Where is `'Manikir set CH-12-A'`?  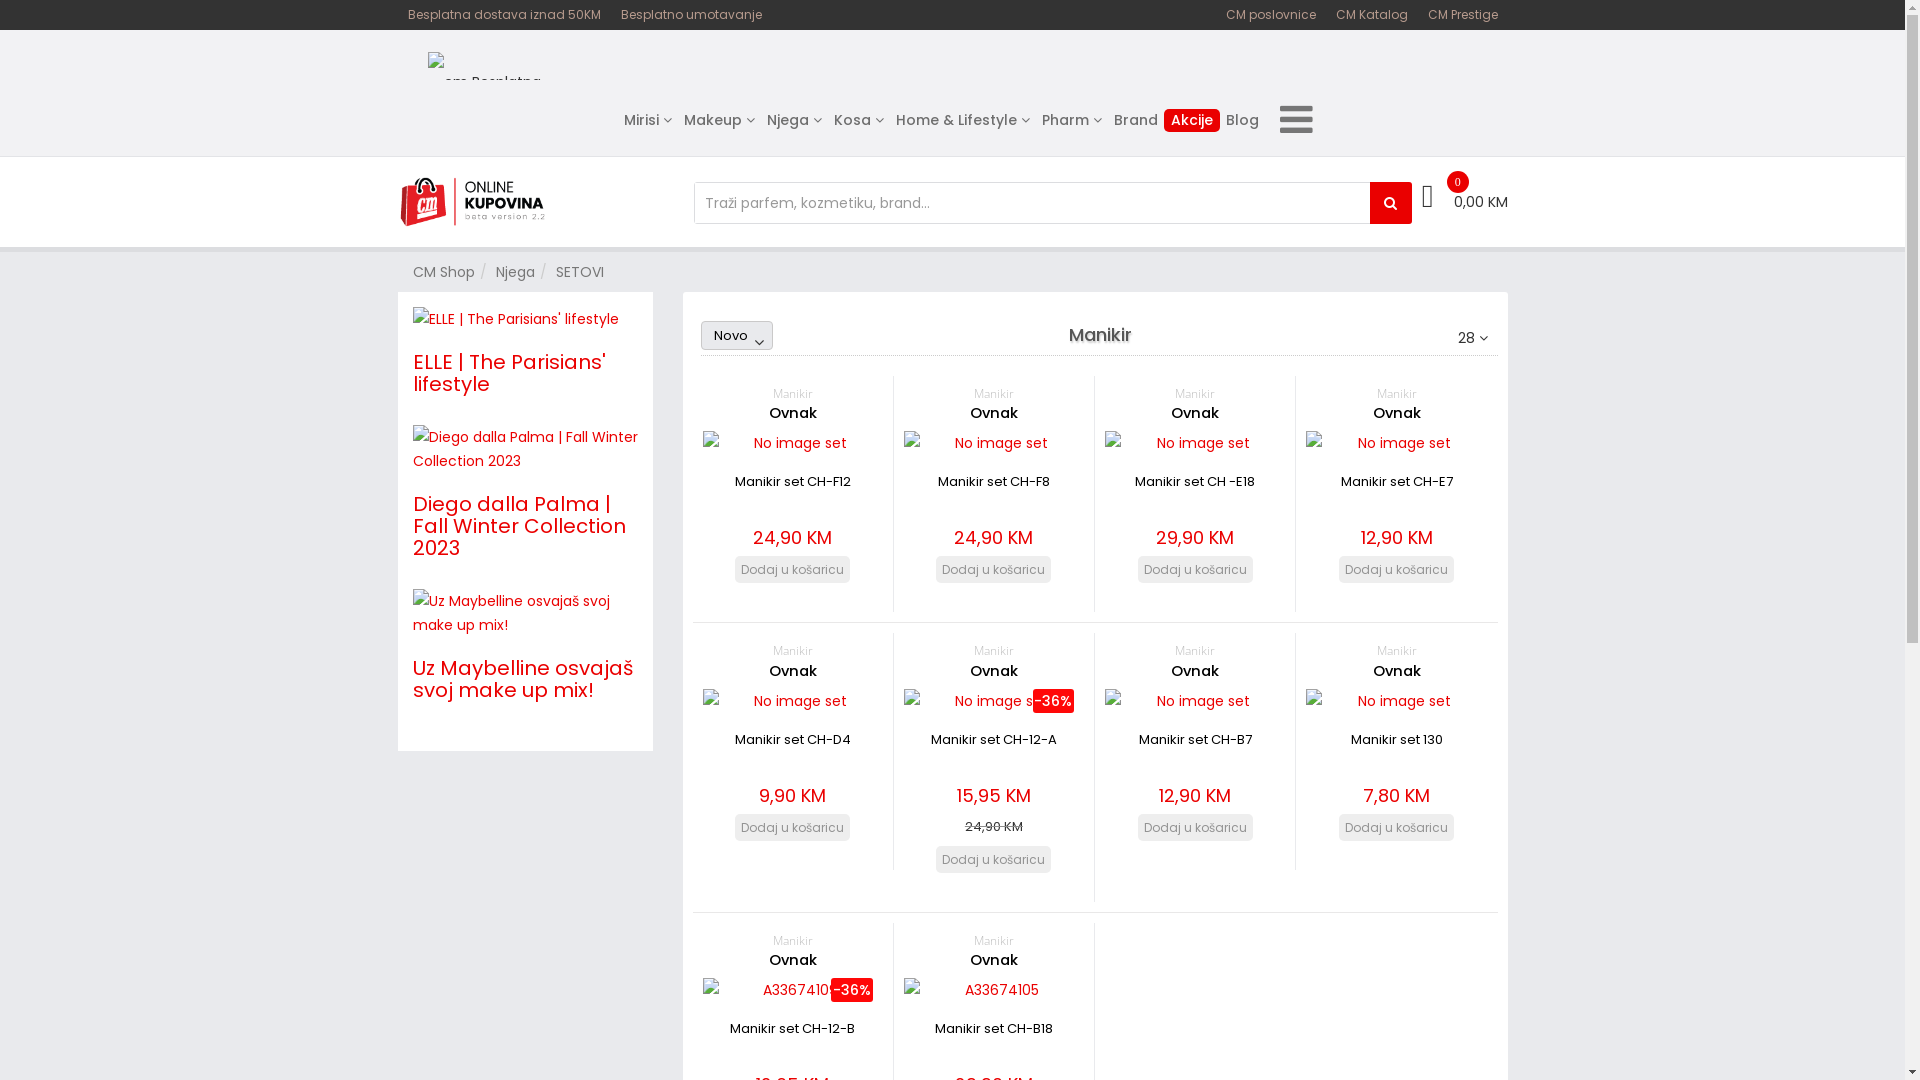
'Manikir set CH-12-A' is located at coordinates (993, 739).